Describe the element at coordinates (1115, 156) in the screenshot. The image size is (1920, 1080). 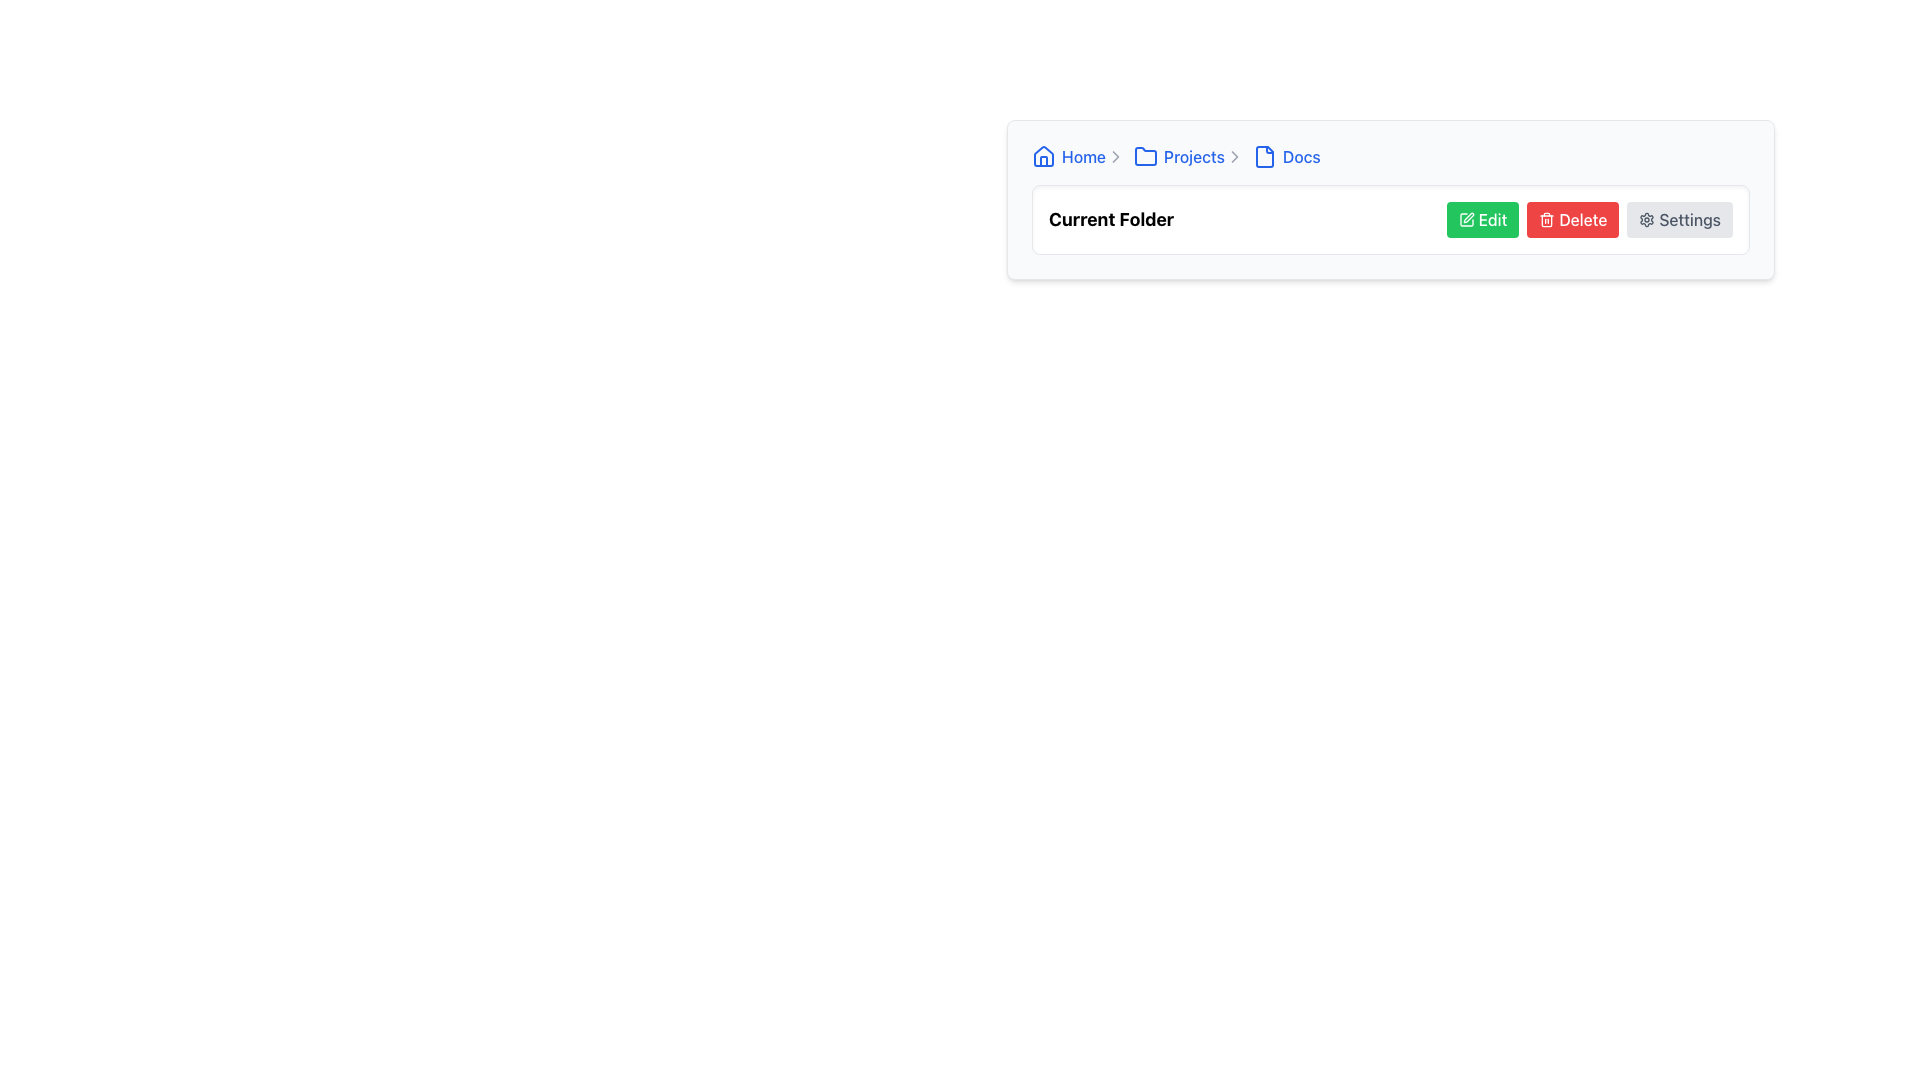
I see `the breadcrumb navigation separator icon located directly to the right of the 'Home' text for navigational context` at that location.